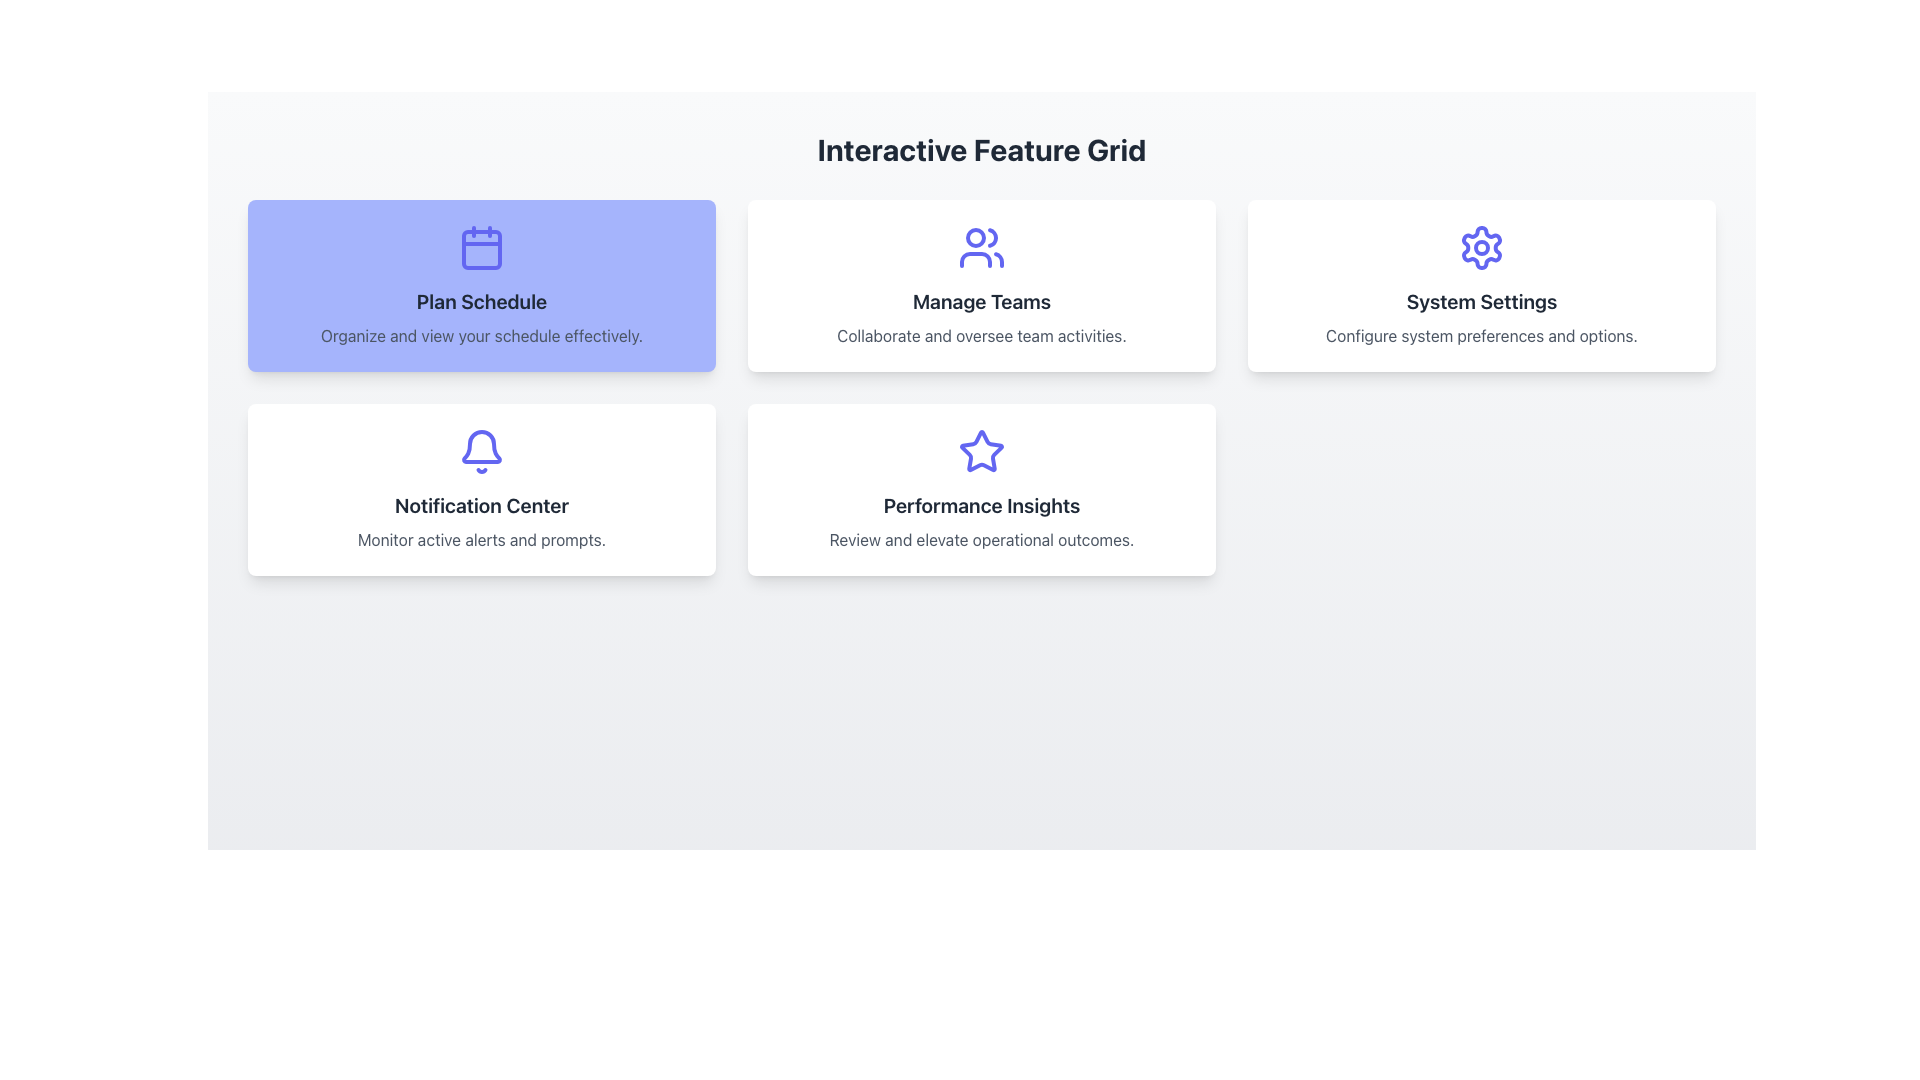 Image resolution: width=1920 pixels, height=1080 pixels. Describe the element at coordinates (982, 149) in the screenshot. I see `the header text element which is located at the top-center of the interface, serving as the title for the section` at that location.